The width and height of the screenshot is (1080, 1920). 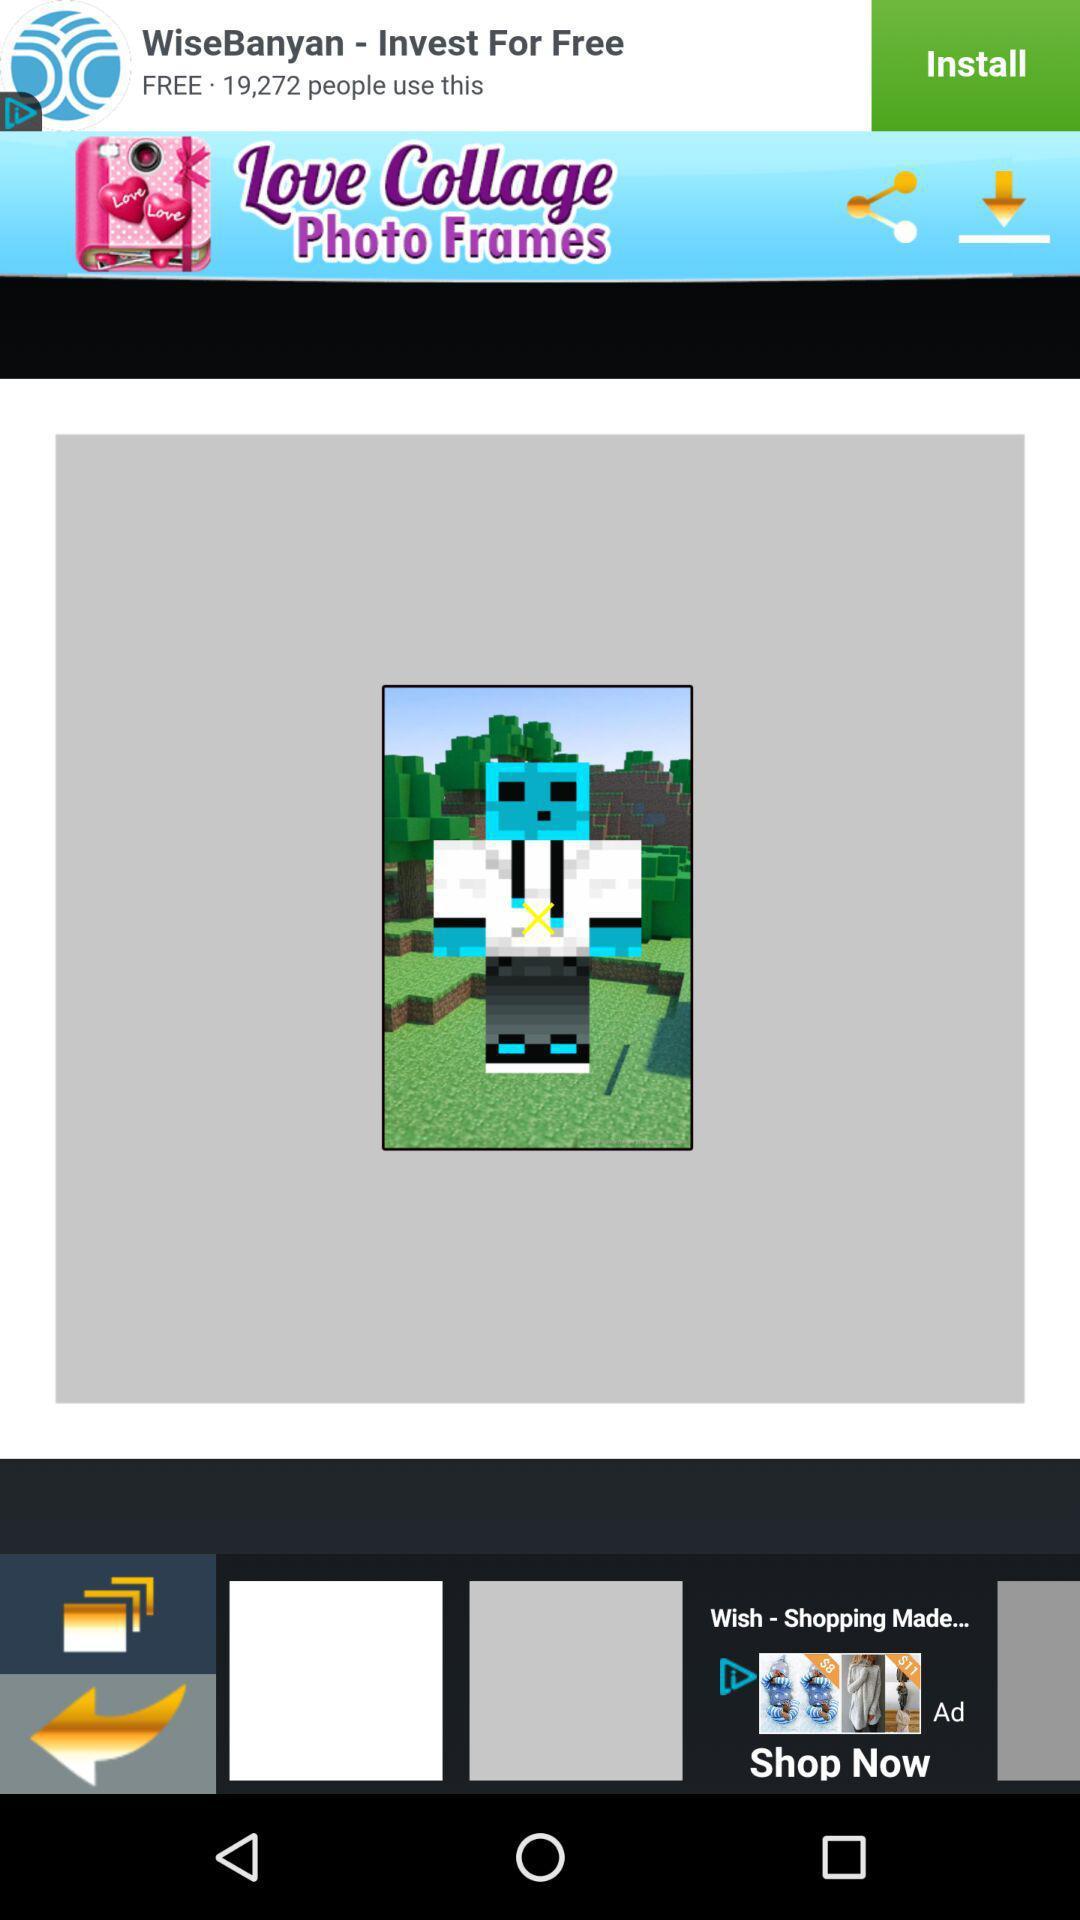 I want to click on advertising, so click(x=840, y=1692).